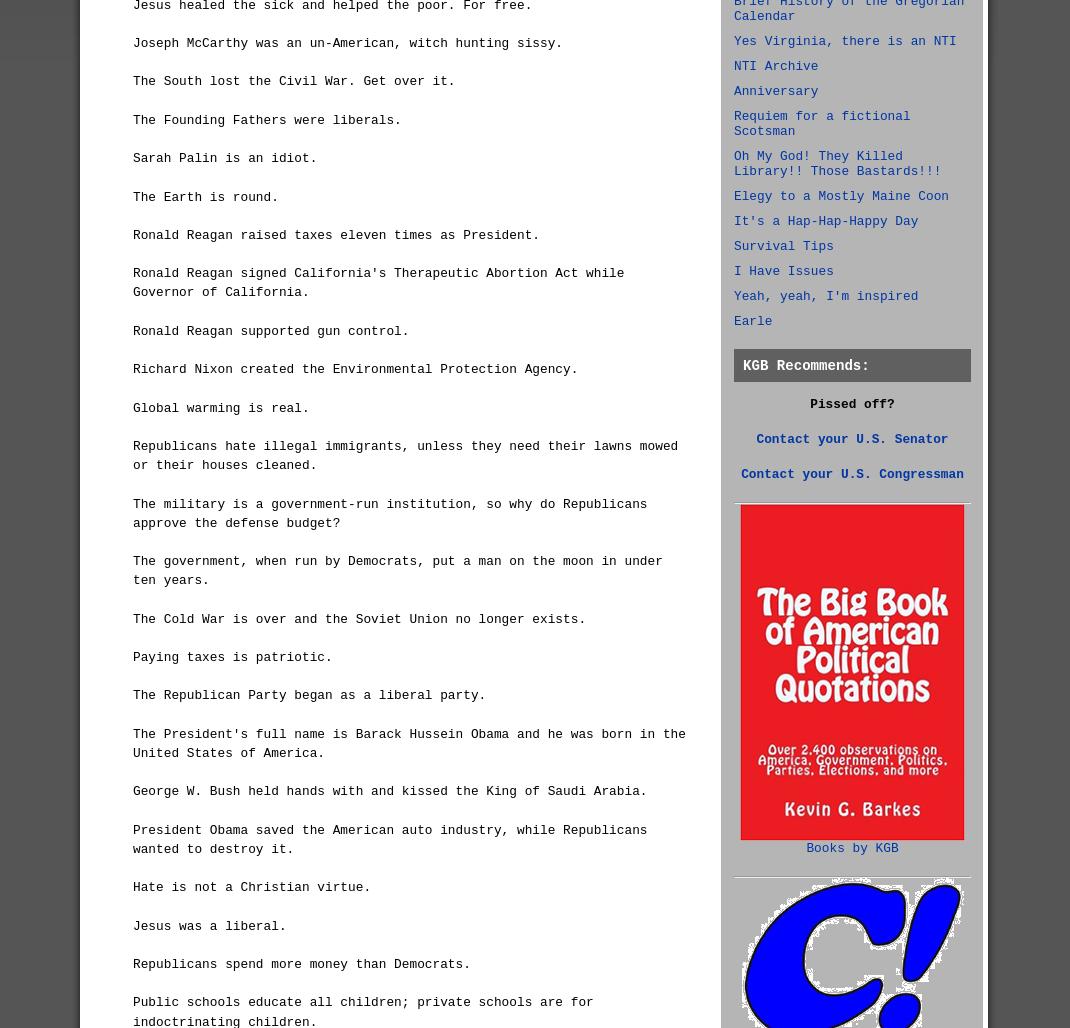 The height and width of the screenshot is (1028, 1070). What do you see at coordinates (133, 118) in the screenshot?
I see `'The Founding Fathers were liberals.'` at bounding box center [133, 118].